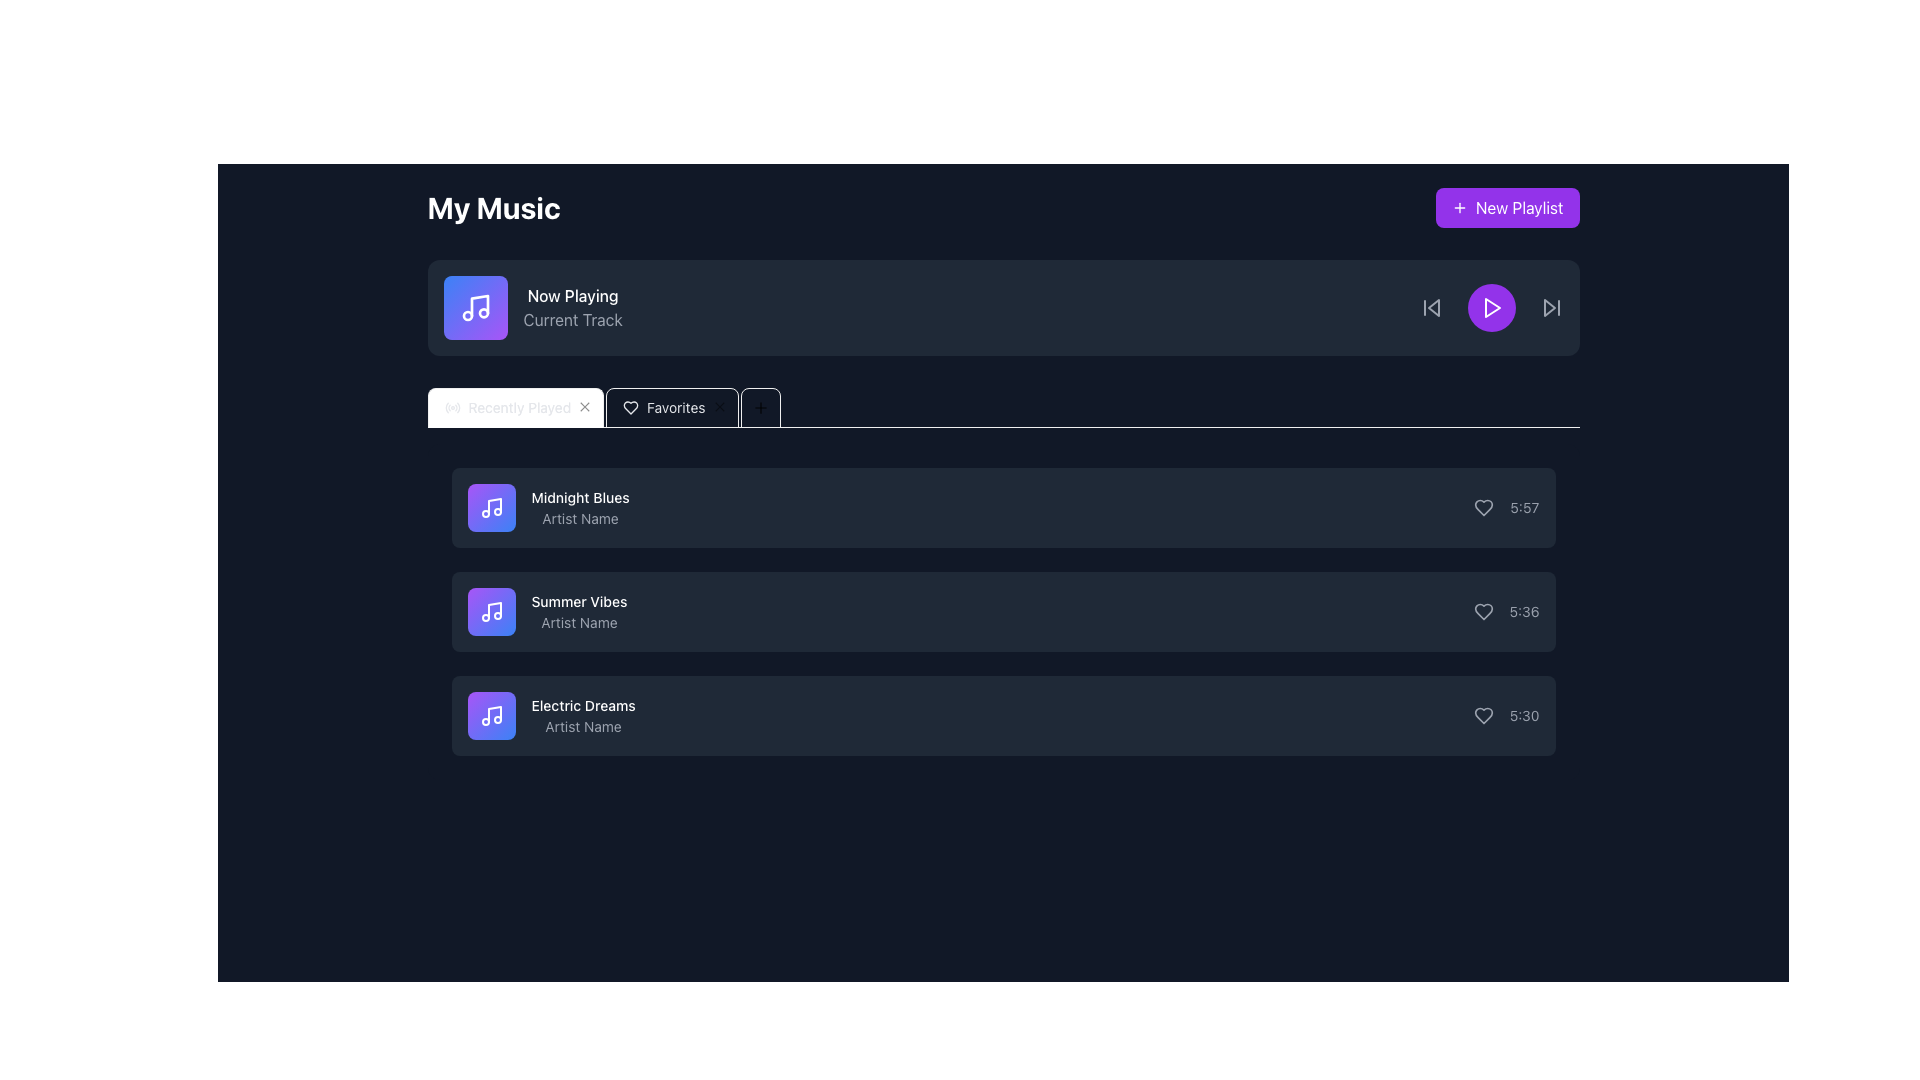 The width and height of the screenshot is (1920, 1080). Describe the element at coordinates (582, 715) in the screenshot. I see `the text descriptor for the last music track in the playlist` at that location.